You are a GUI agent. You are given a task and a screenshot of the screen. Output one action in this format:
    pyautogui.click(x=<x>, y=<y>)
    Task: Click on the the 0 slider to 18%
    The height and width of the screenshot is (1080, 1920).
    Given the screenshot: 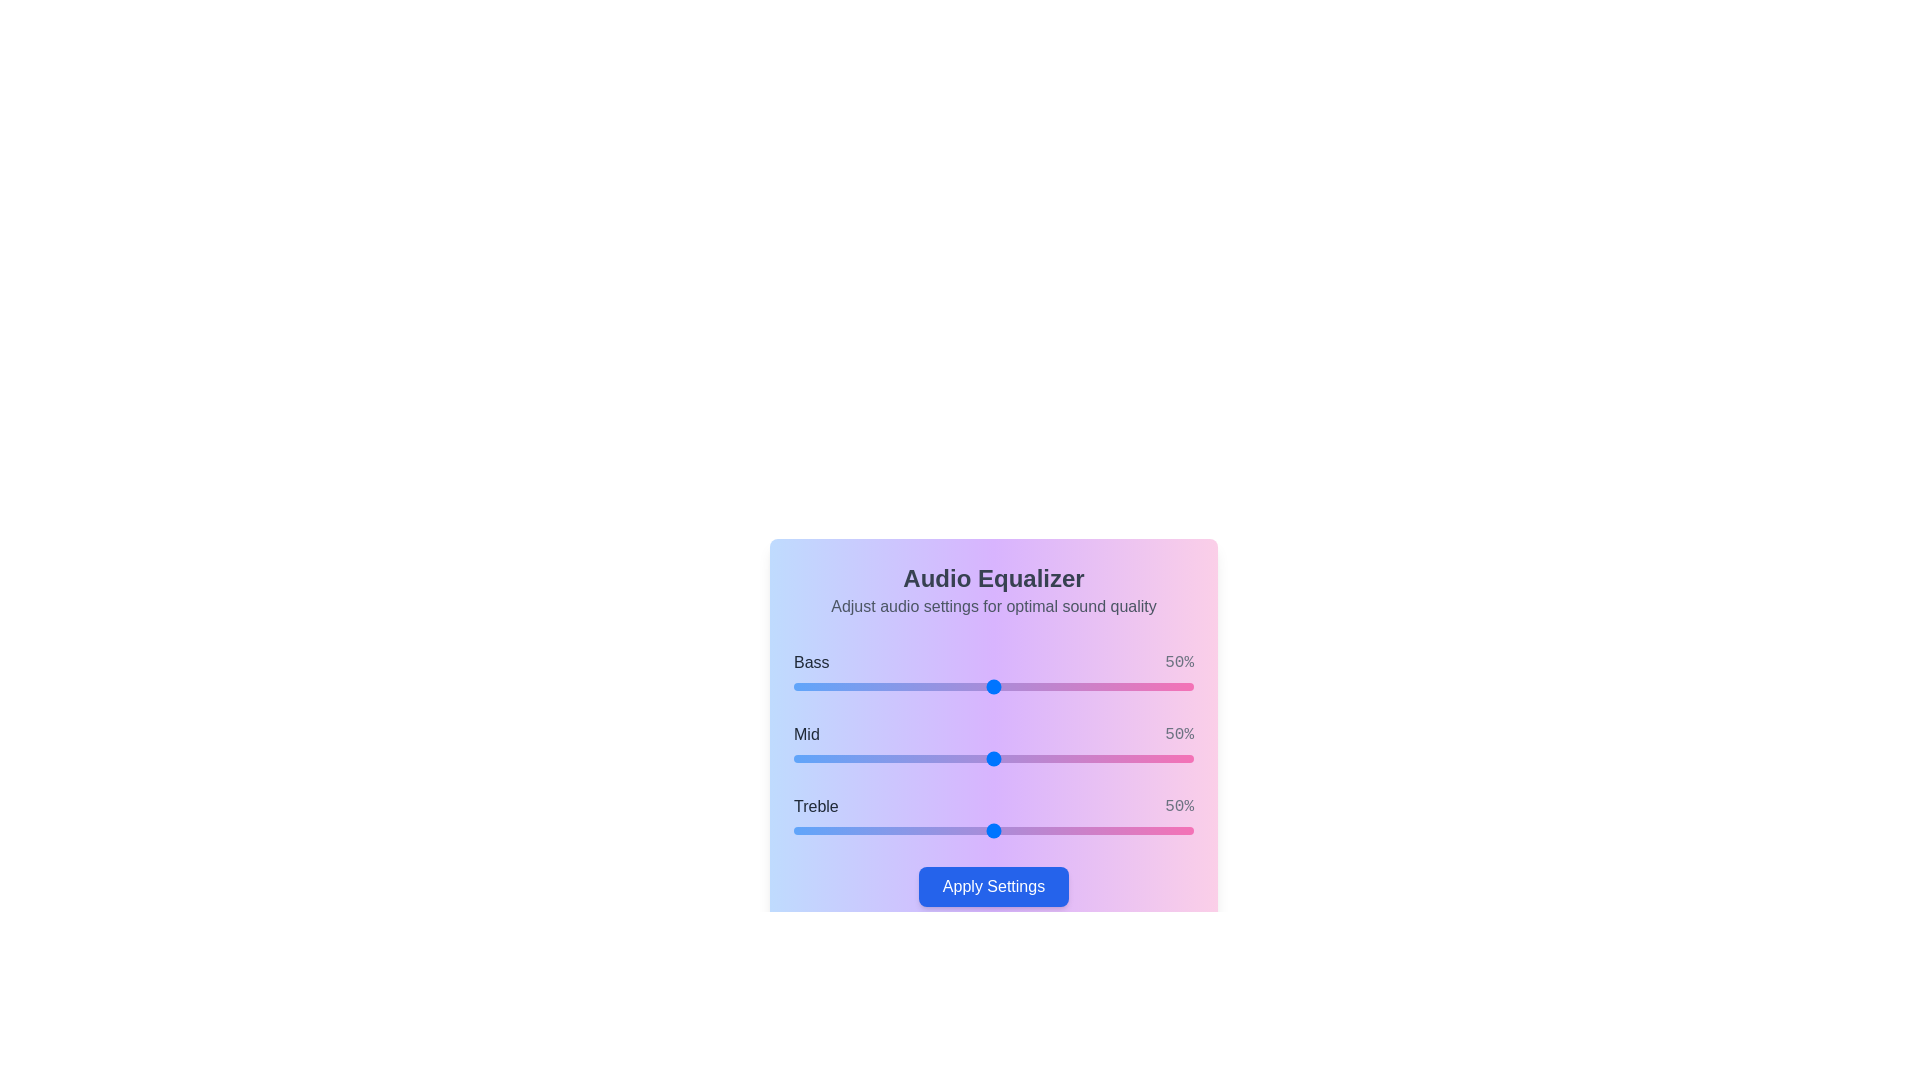 What is the action you would take?
    pyautogui.click(x=865, y=685)
    